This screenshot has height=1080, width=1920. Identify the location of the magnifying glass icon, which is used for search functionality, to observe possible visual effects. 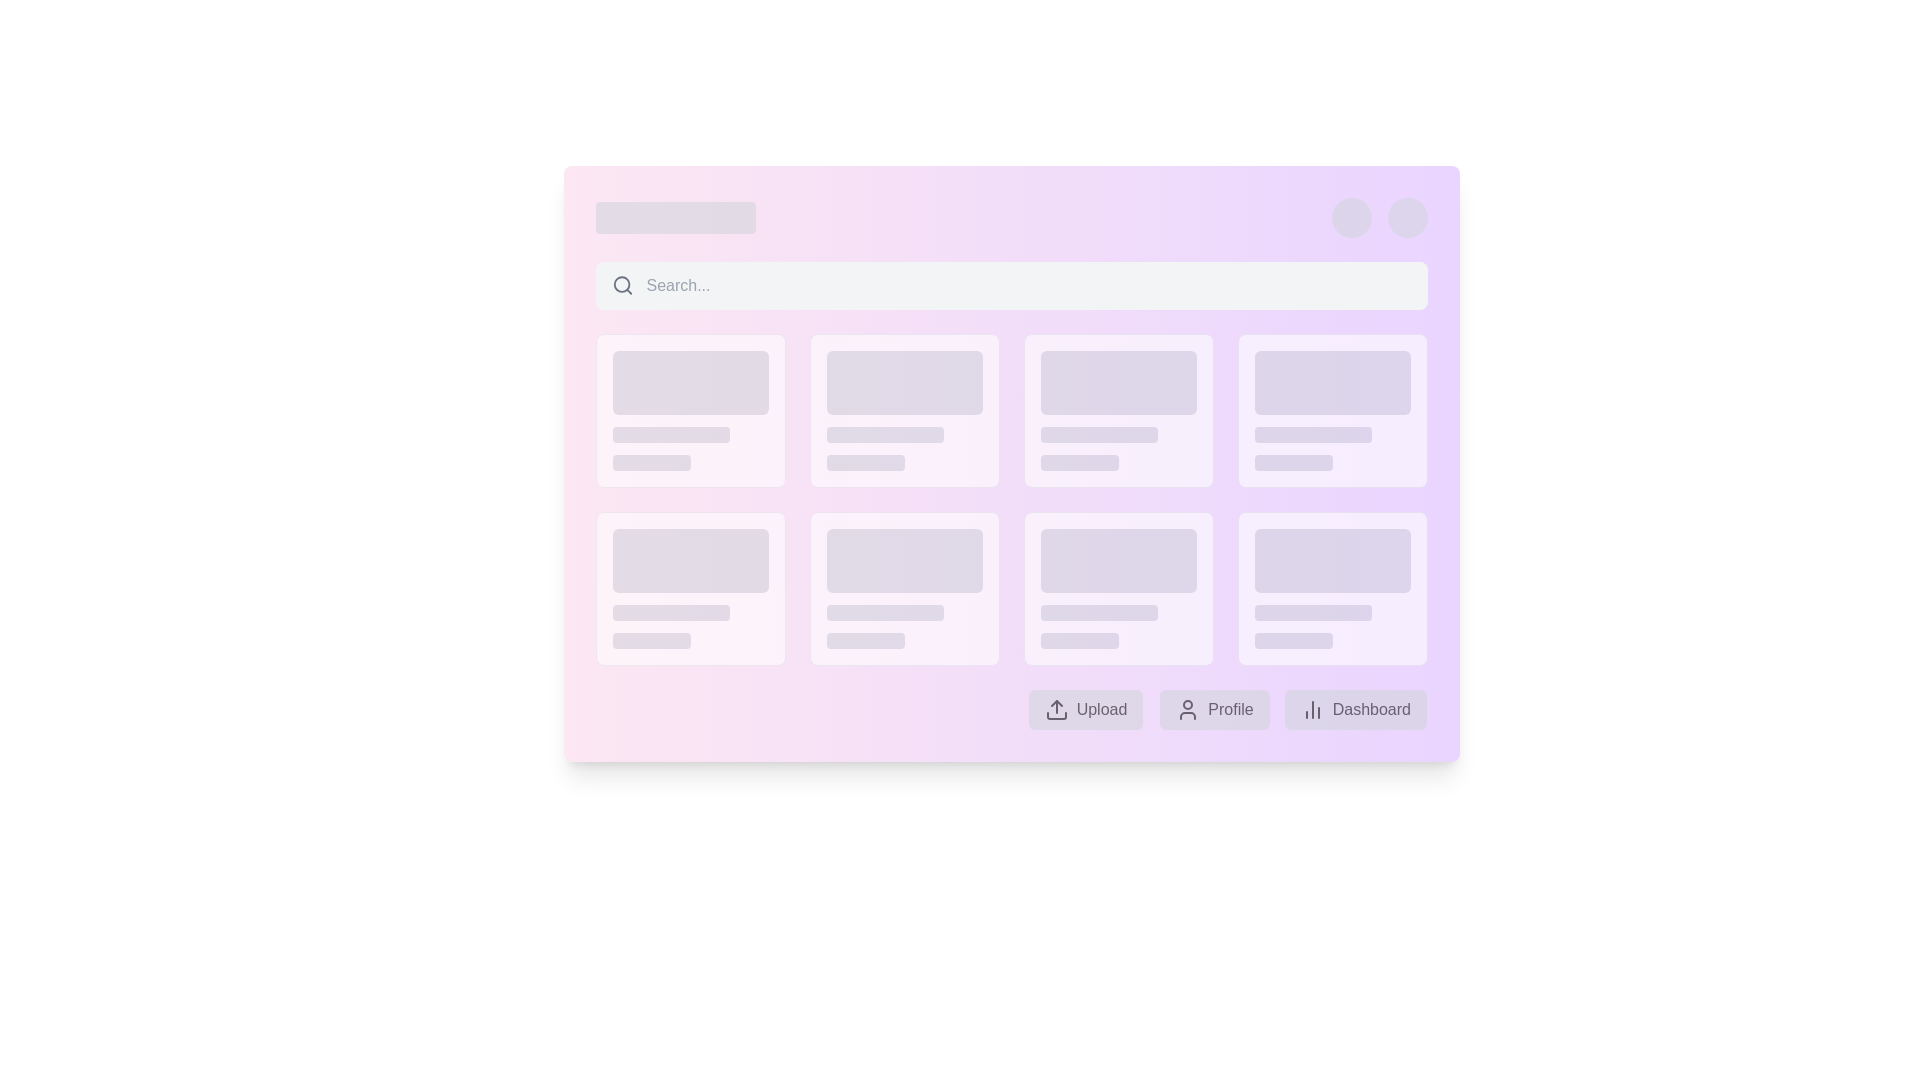
(622, 285).